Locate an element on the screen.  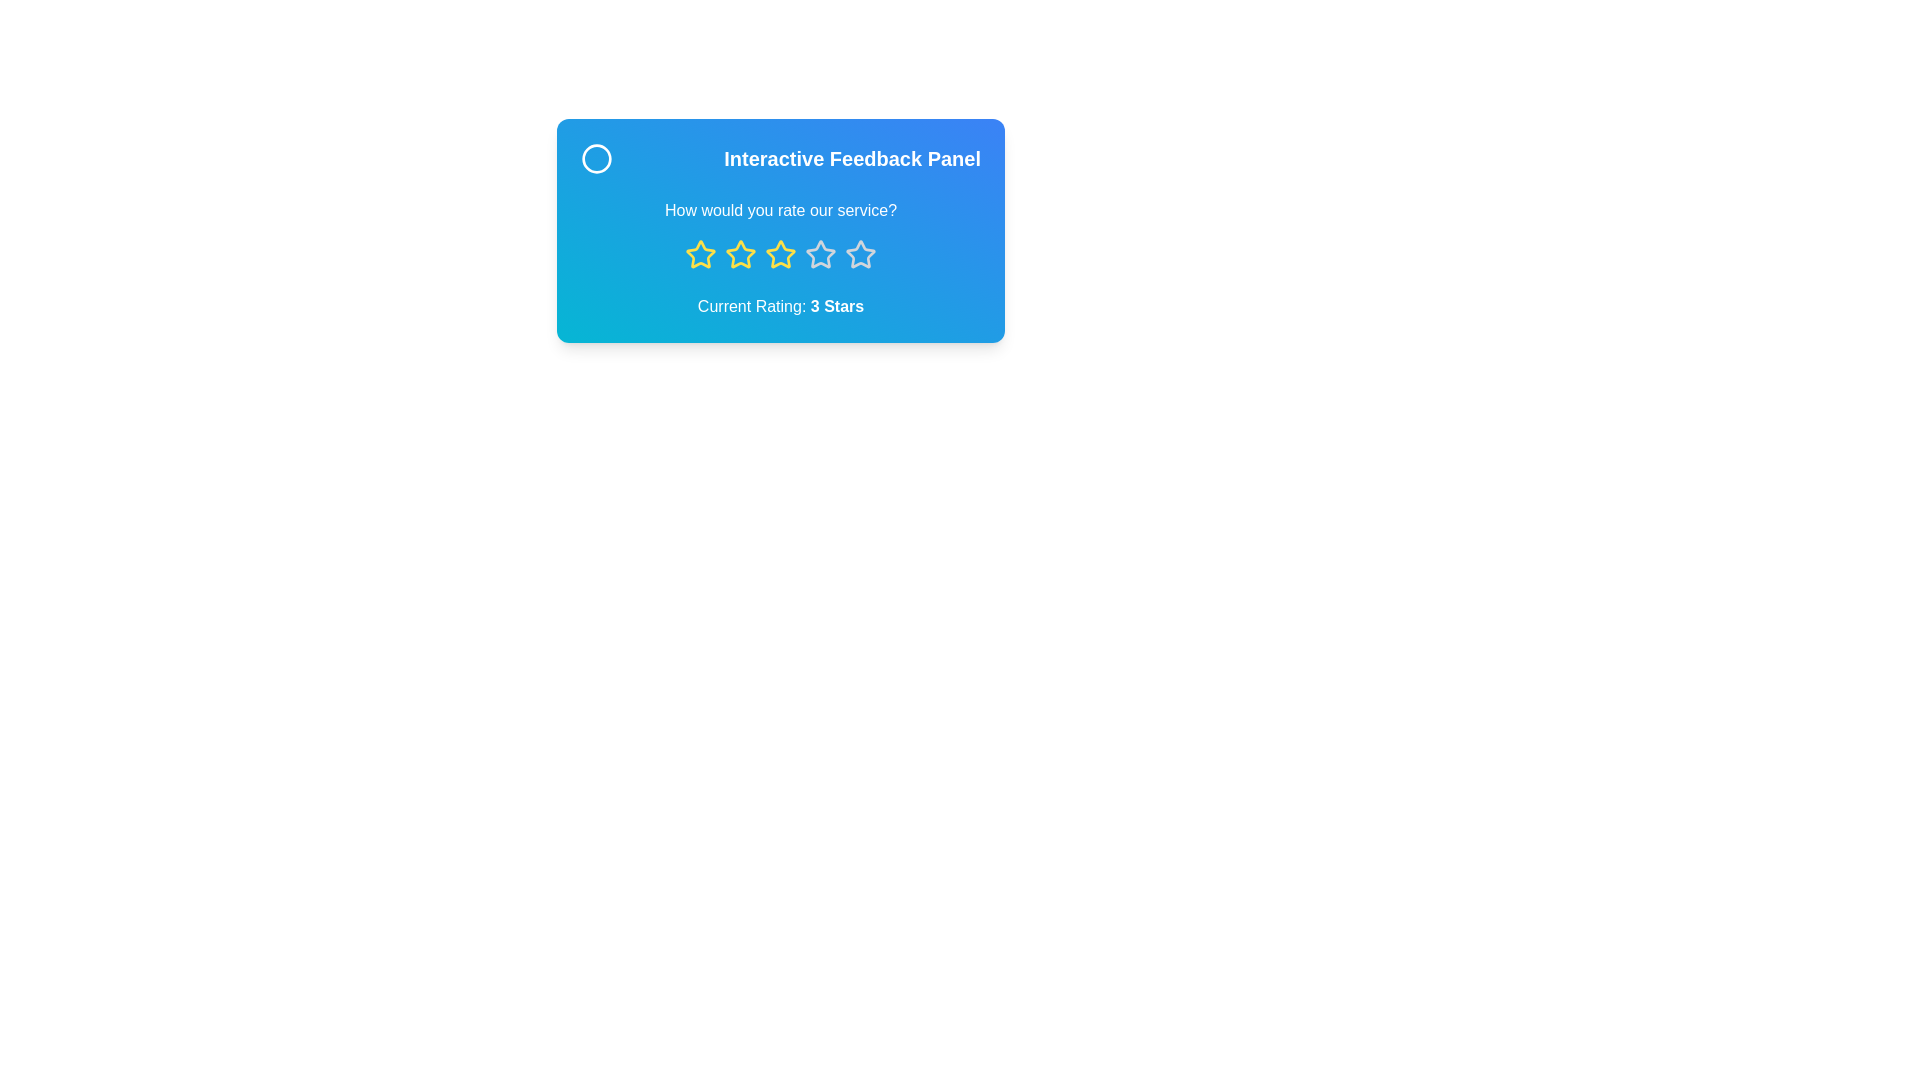
the static text displaying the current rating level, which is located below the five star icons and follows the label 'Current Rating:' in the blue panel is located at coordinates (837, 306).